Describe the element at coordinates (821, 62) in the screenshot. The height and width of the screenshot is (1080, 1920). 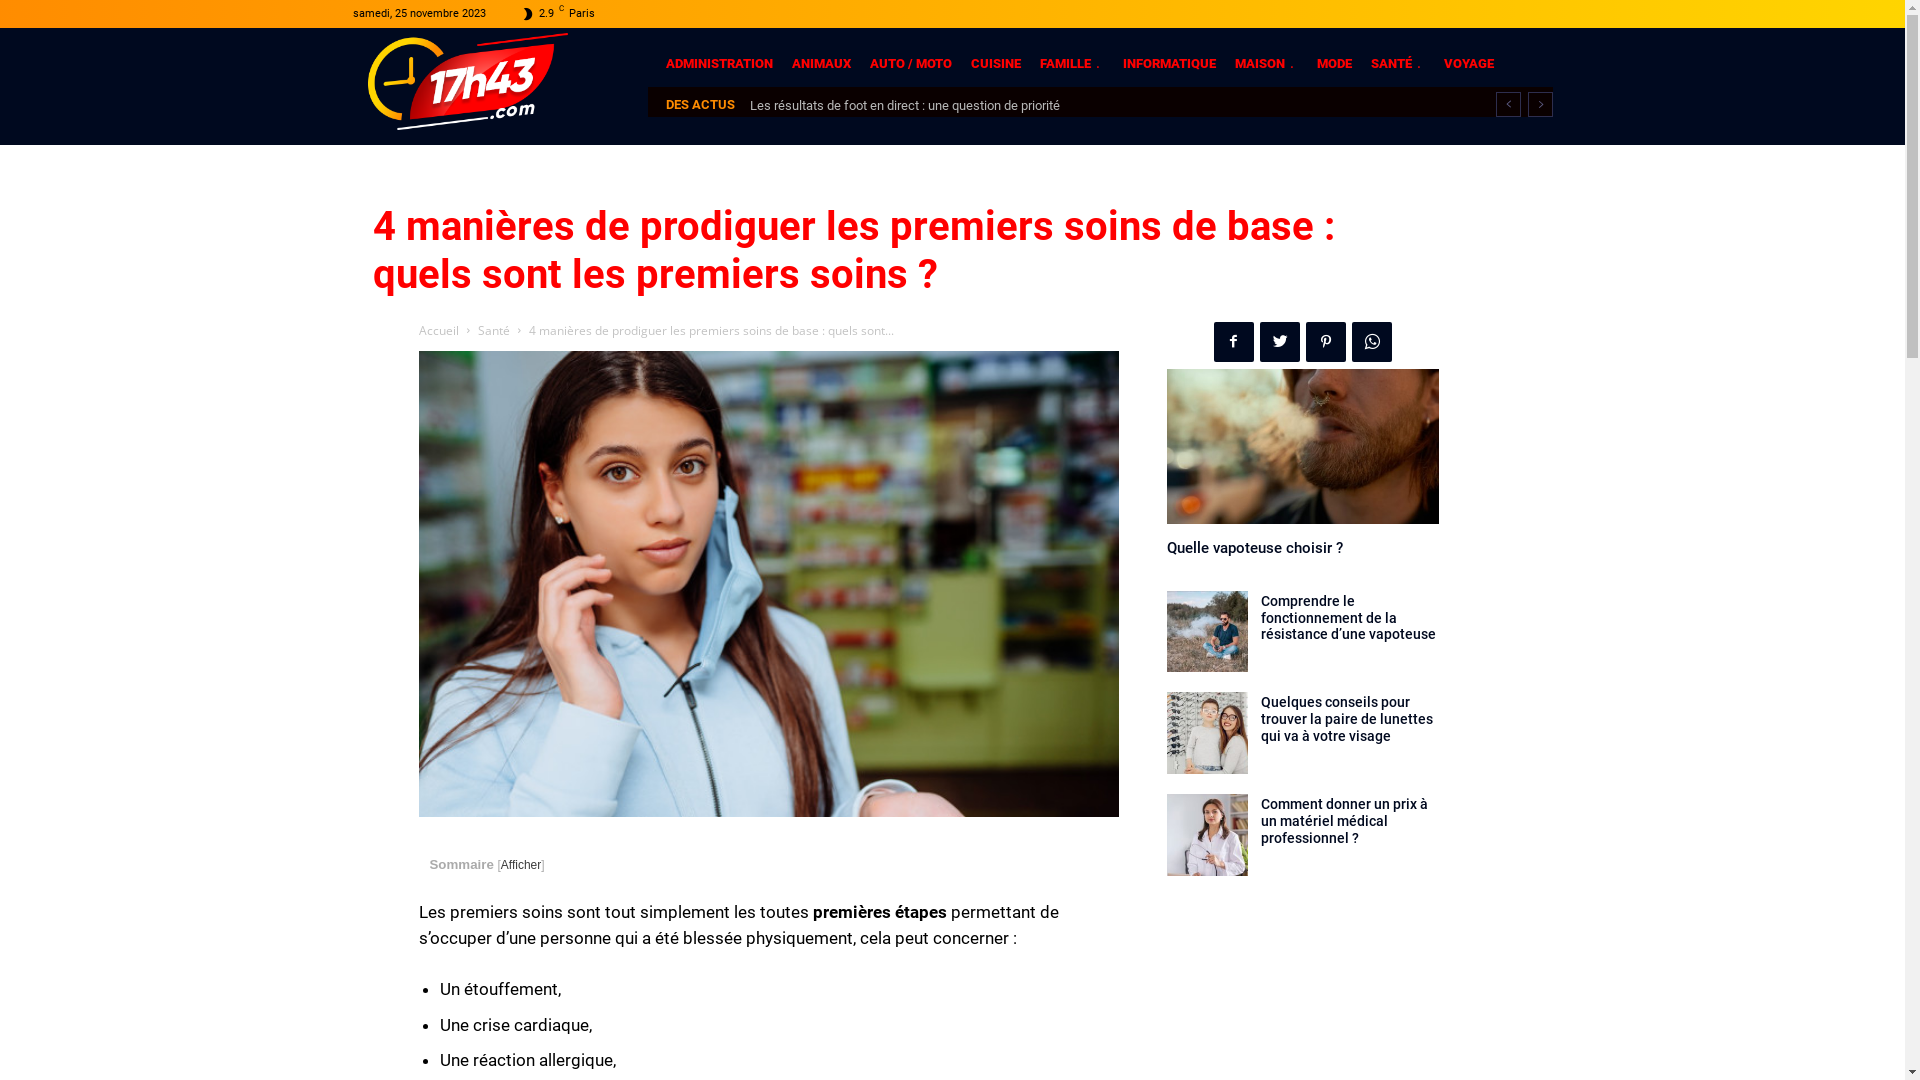
I see `'ANIMAUX'` at that location.